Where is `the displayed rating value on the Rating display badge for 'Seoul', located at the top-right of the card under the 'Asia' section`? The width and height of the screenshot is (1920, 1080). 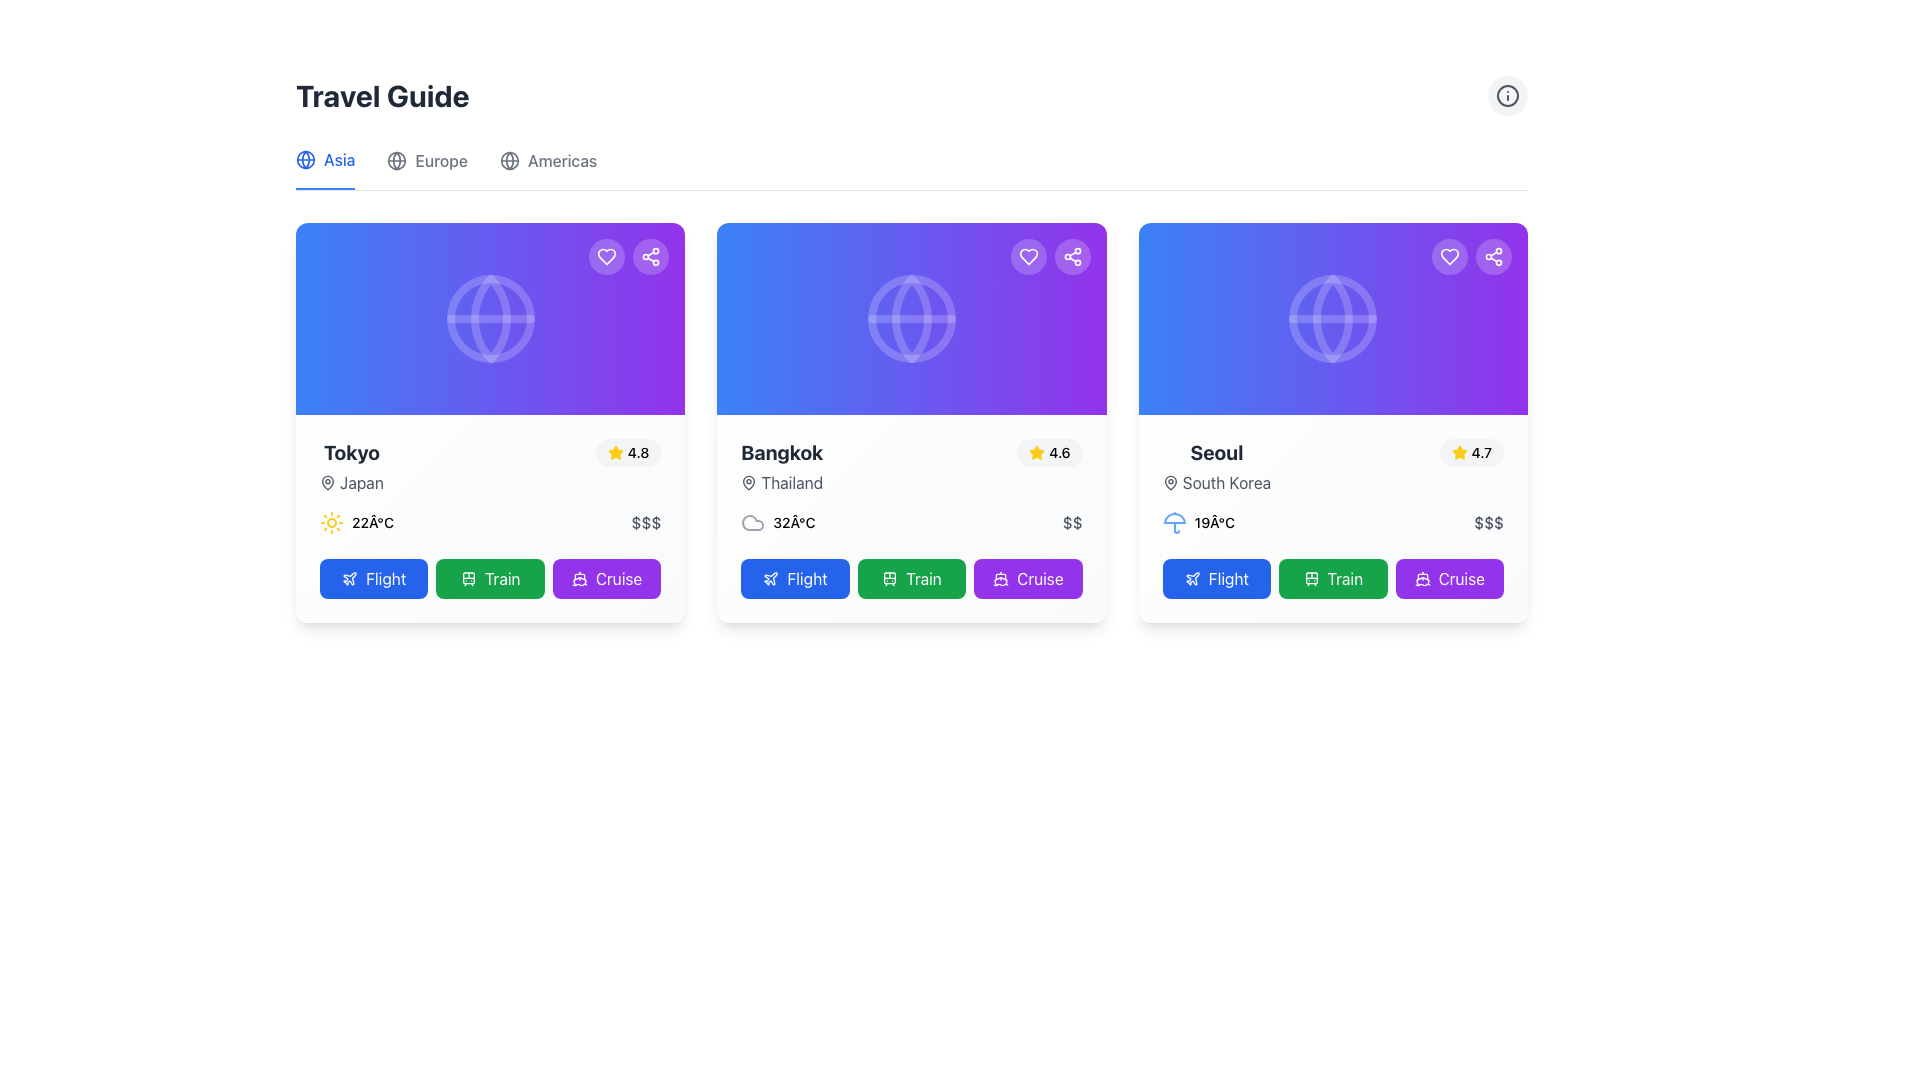
the displayed rating value on the Rating display badge for 'Seoul', located at the top-right of the card under the 'Asia' section is located at coordinates (1471, 452).